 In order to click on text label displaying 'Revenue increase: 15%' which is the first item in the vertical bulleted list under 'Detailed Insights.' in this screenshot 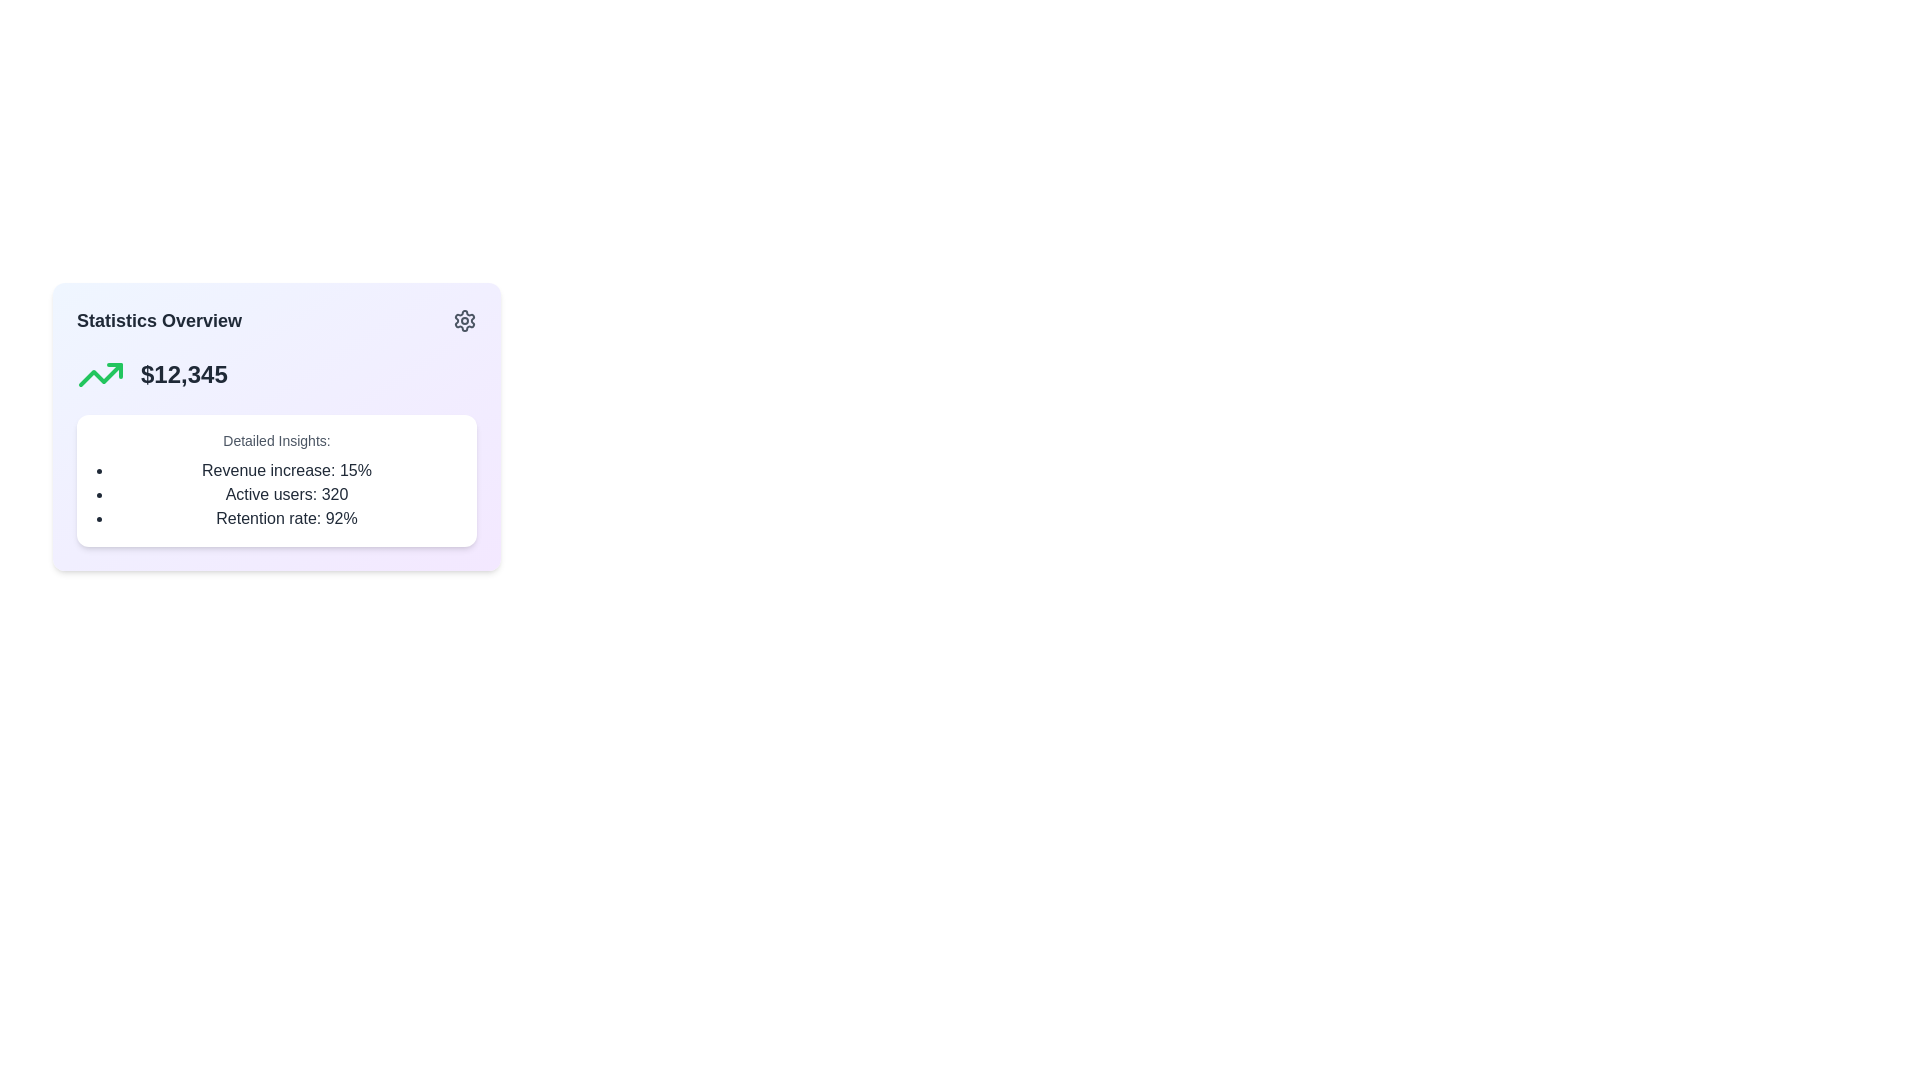, I will do `click(286, 470)`.